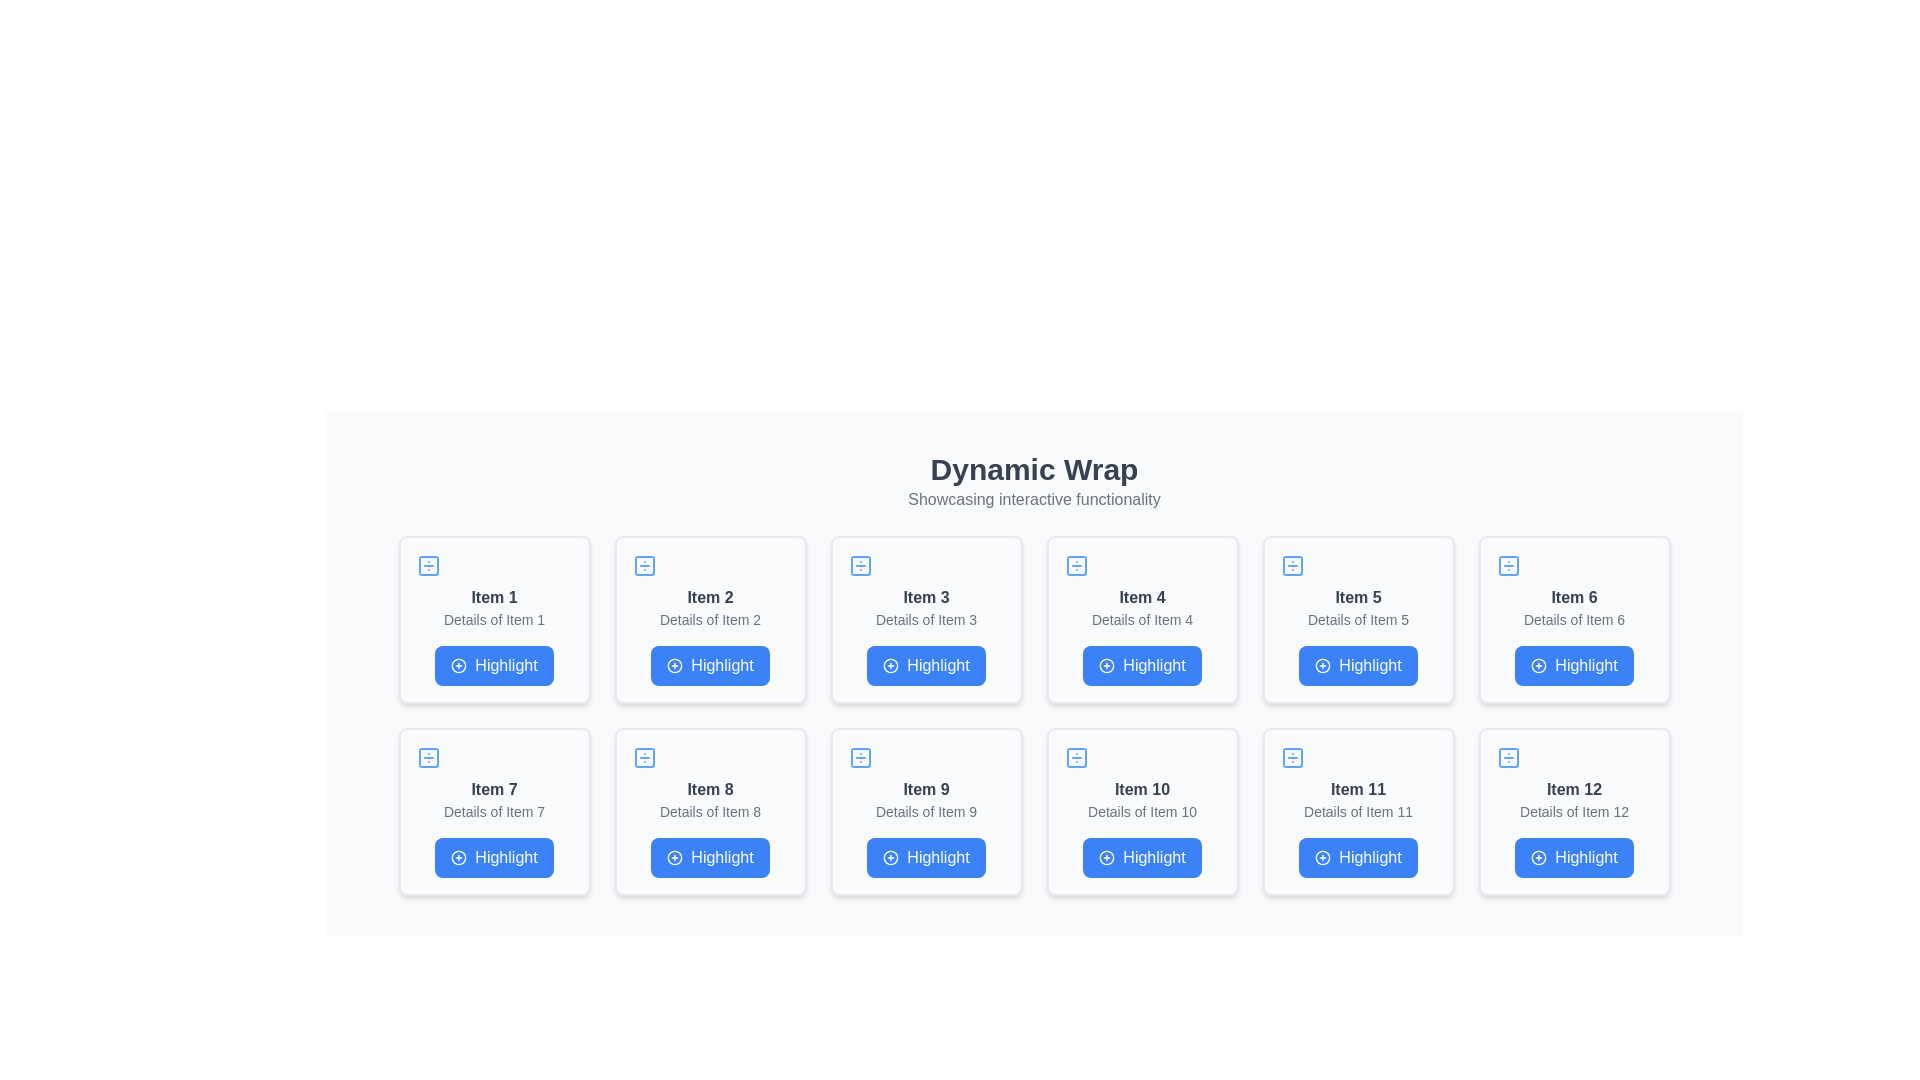  I want to click on the decorative icon located at the top-left corner of the card labeled 'Item 4', positioned slightly above the label text, so click(1075, 566).